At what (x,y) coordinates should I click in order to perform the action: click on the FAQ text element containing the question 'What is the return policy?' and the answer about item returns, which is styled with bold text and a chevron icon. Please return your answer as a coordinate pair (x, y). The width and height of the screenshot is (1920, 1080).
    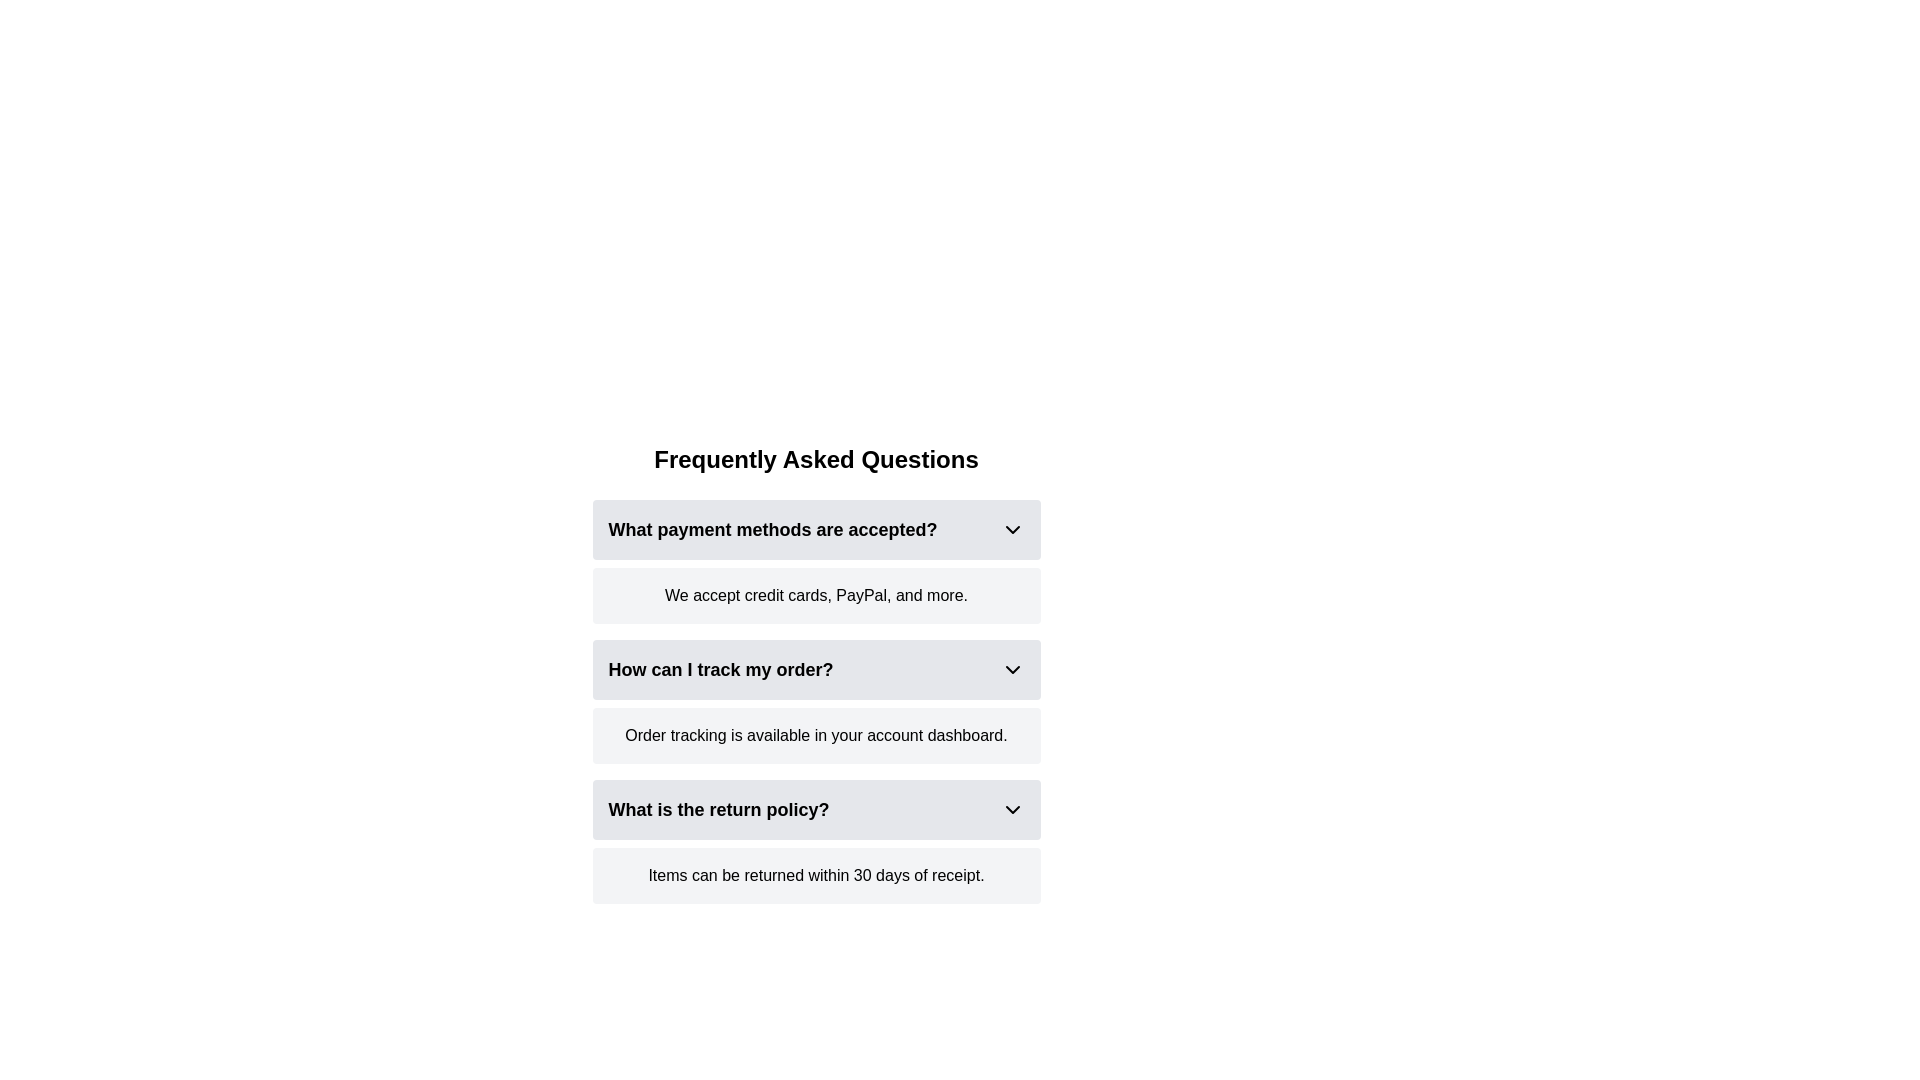
    Looking at the image, I should click on (816, 841).